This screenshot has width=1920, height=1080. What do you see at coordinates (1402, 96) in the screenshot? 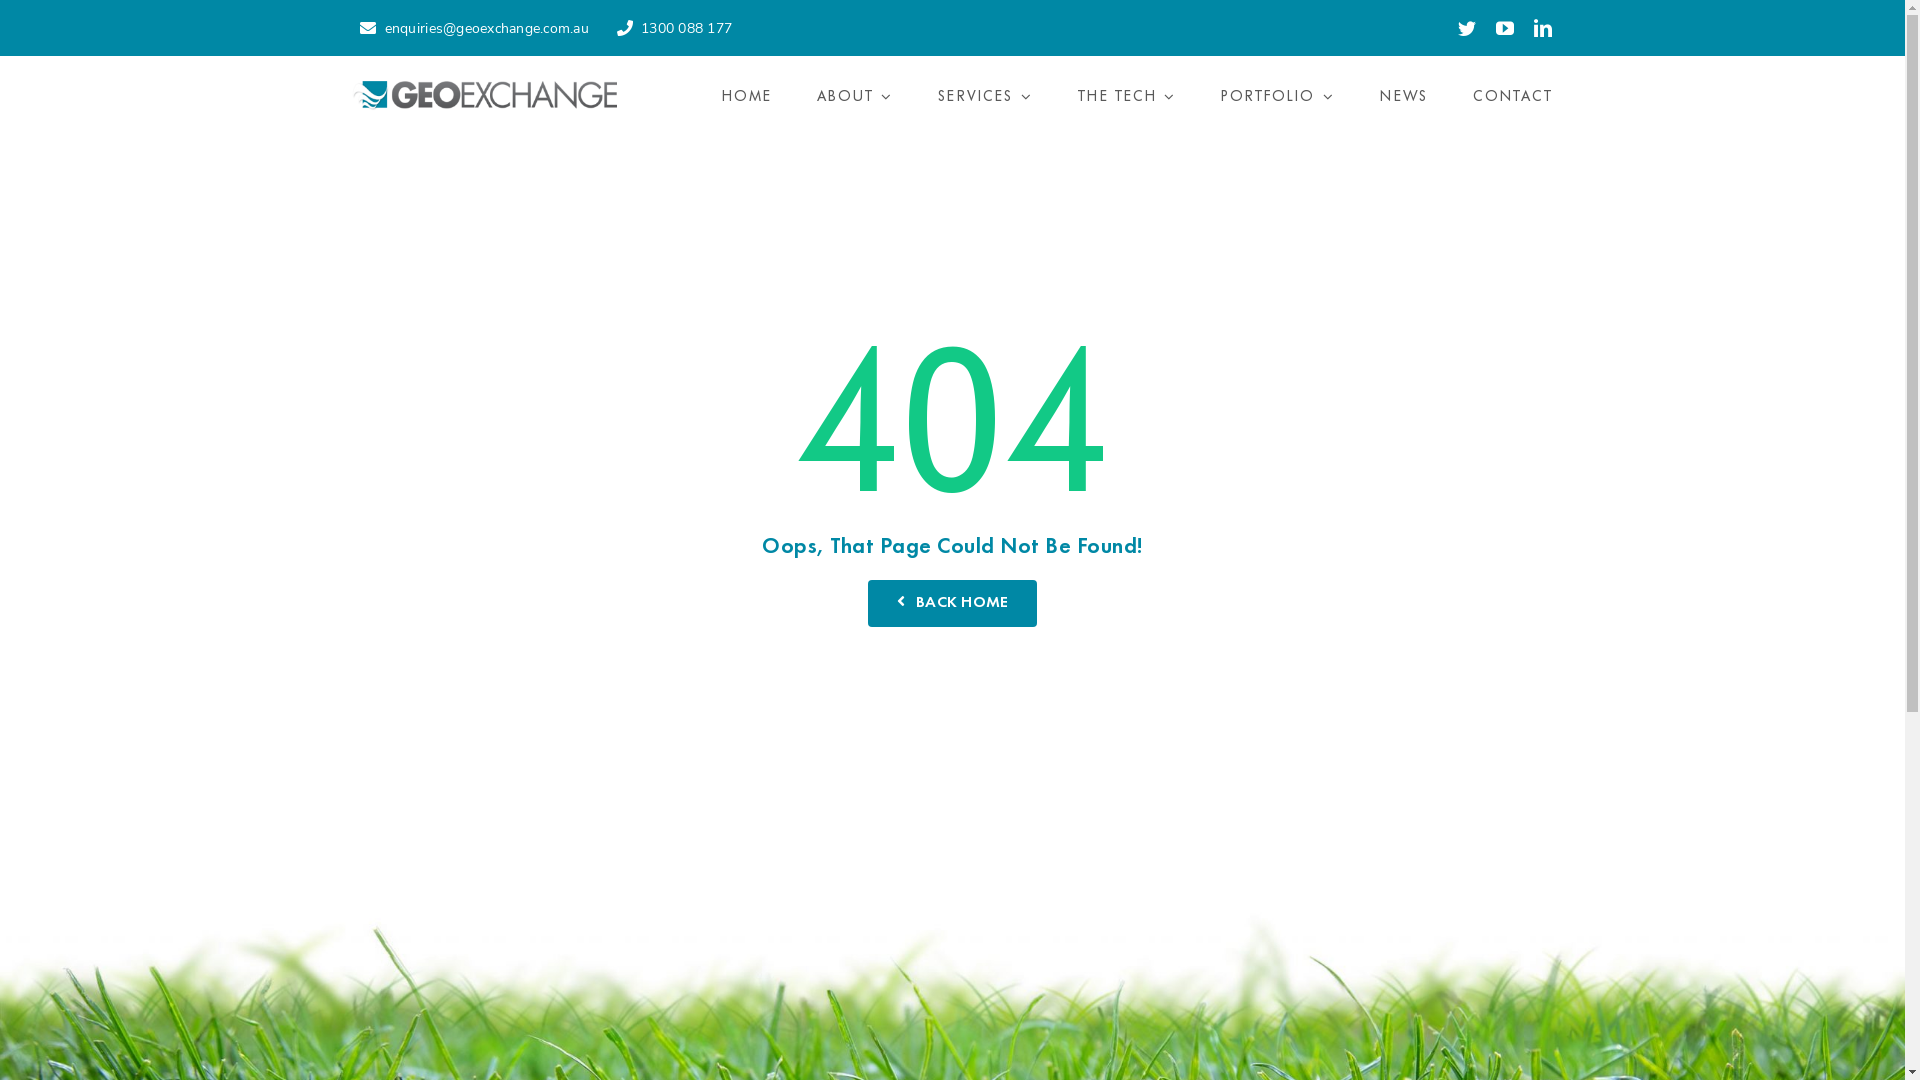
I see `'NEWS'` at bounding box center [1402, 96].